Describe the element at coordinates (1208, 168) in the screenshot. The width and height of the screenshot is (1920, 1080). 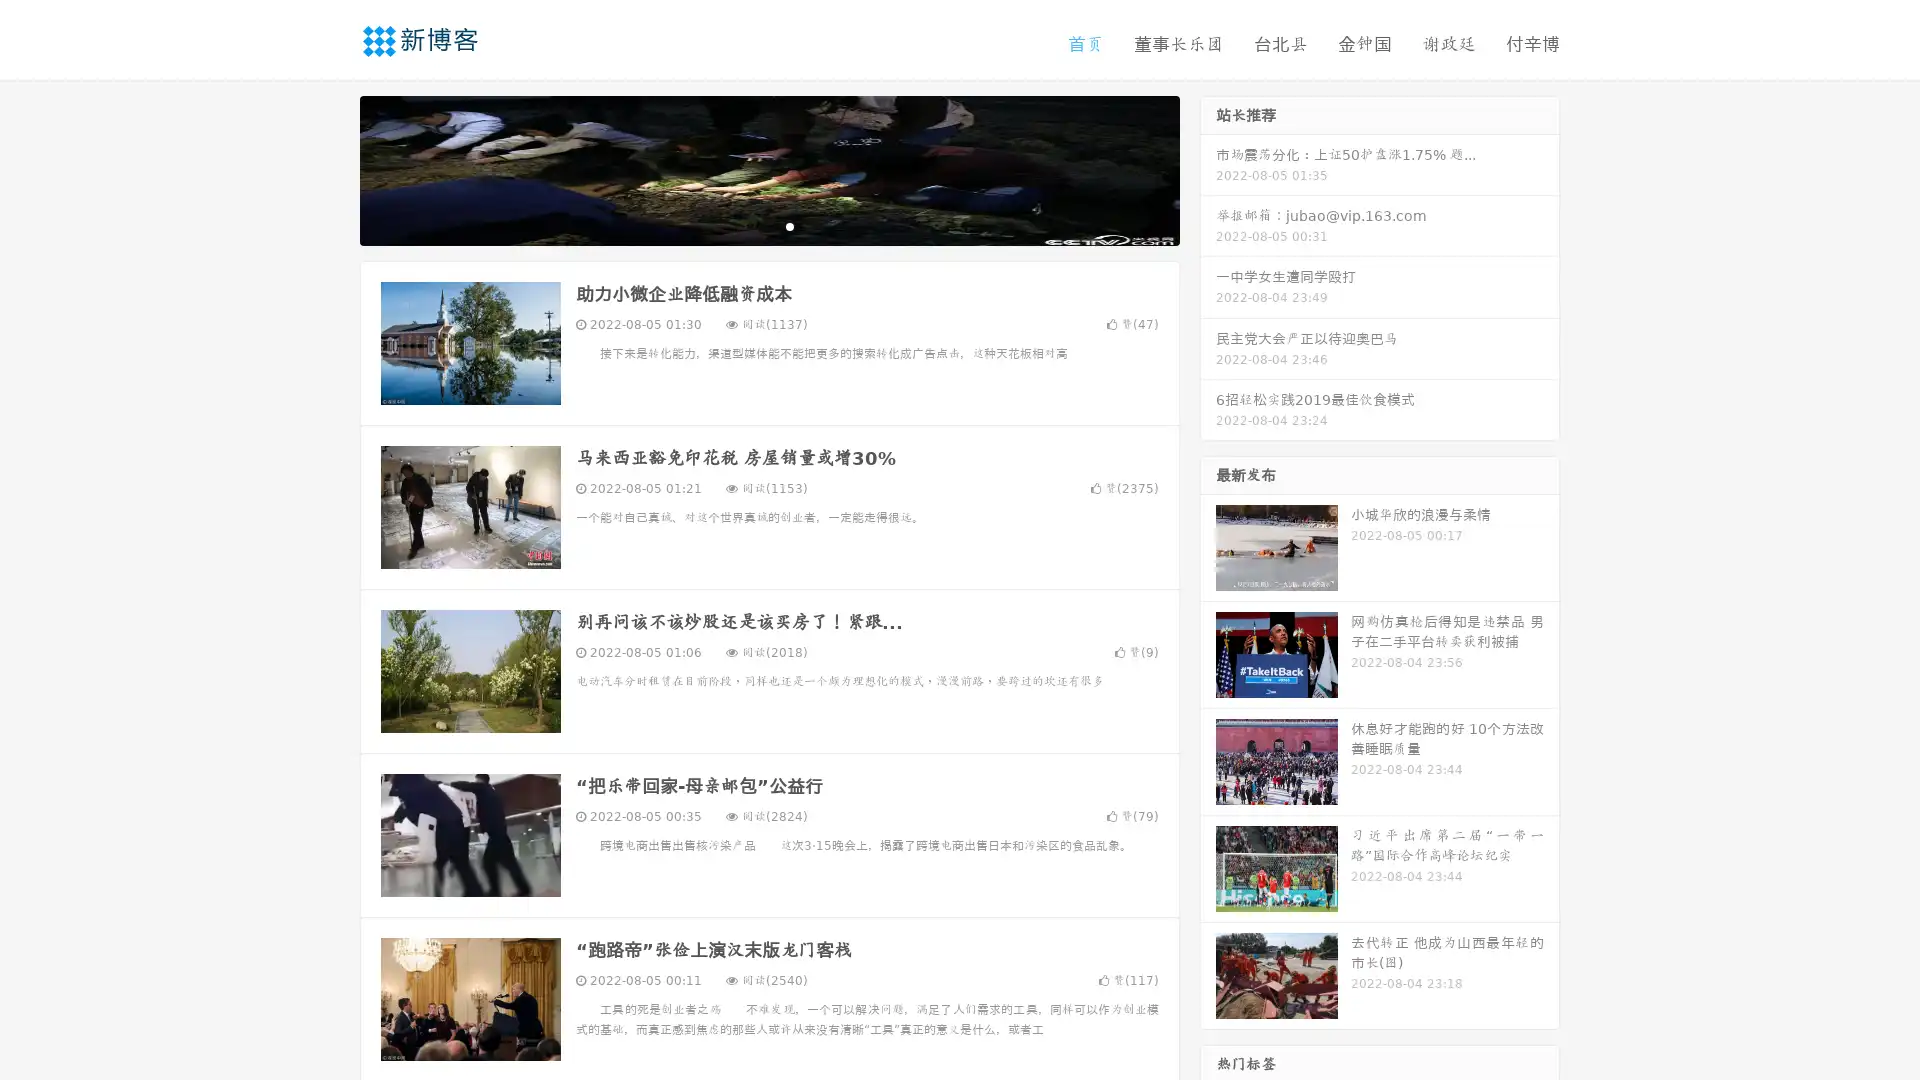
I see `Next slide` at that location.